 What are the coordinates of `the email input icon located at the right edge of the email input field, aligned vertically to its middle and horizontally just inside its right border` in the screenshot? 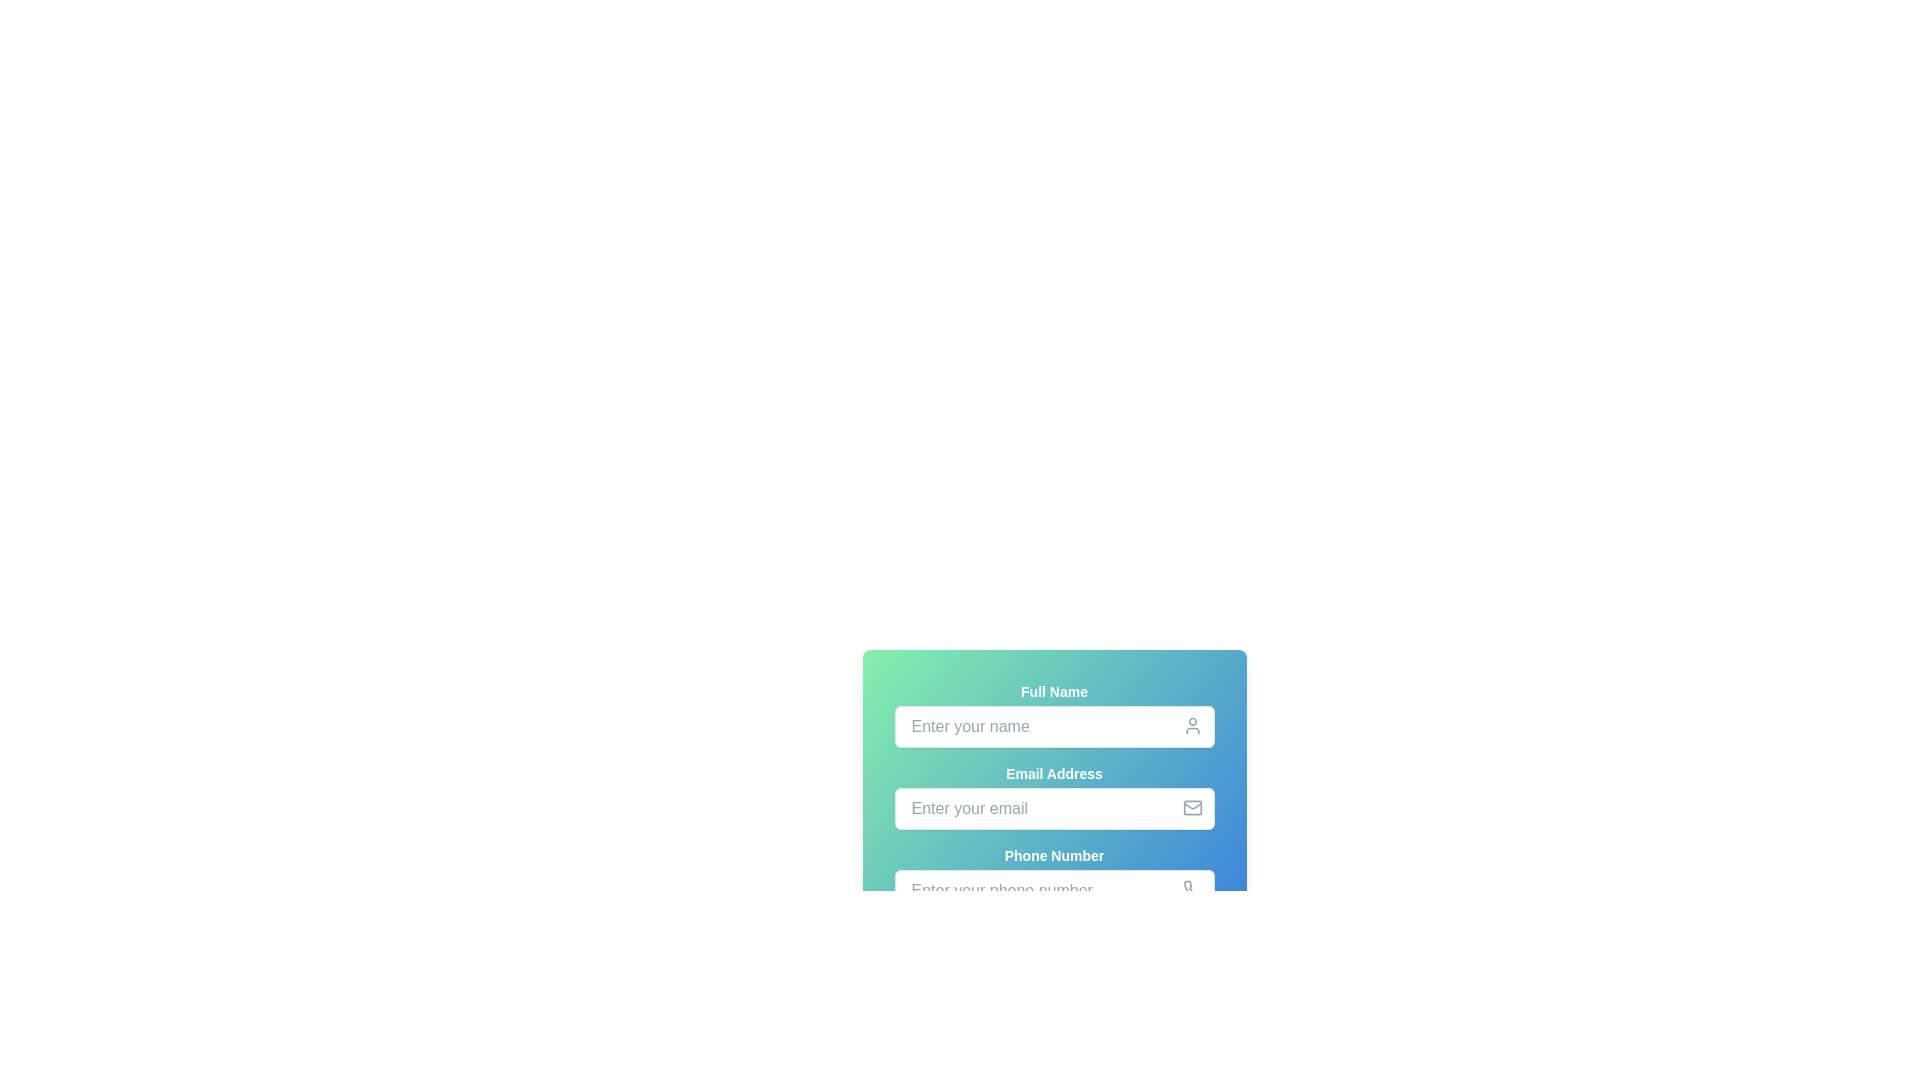 It's located at (1192, 806).